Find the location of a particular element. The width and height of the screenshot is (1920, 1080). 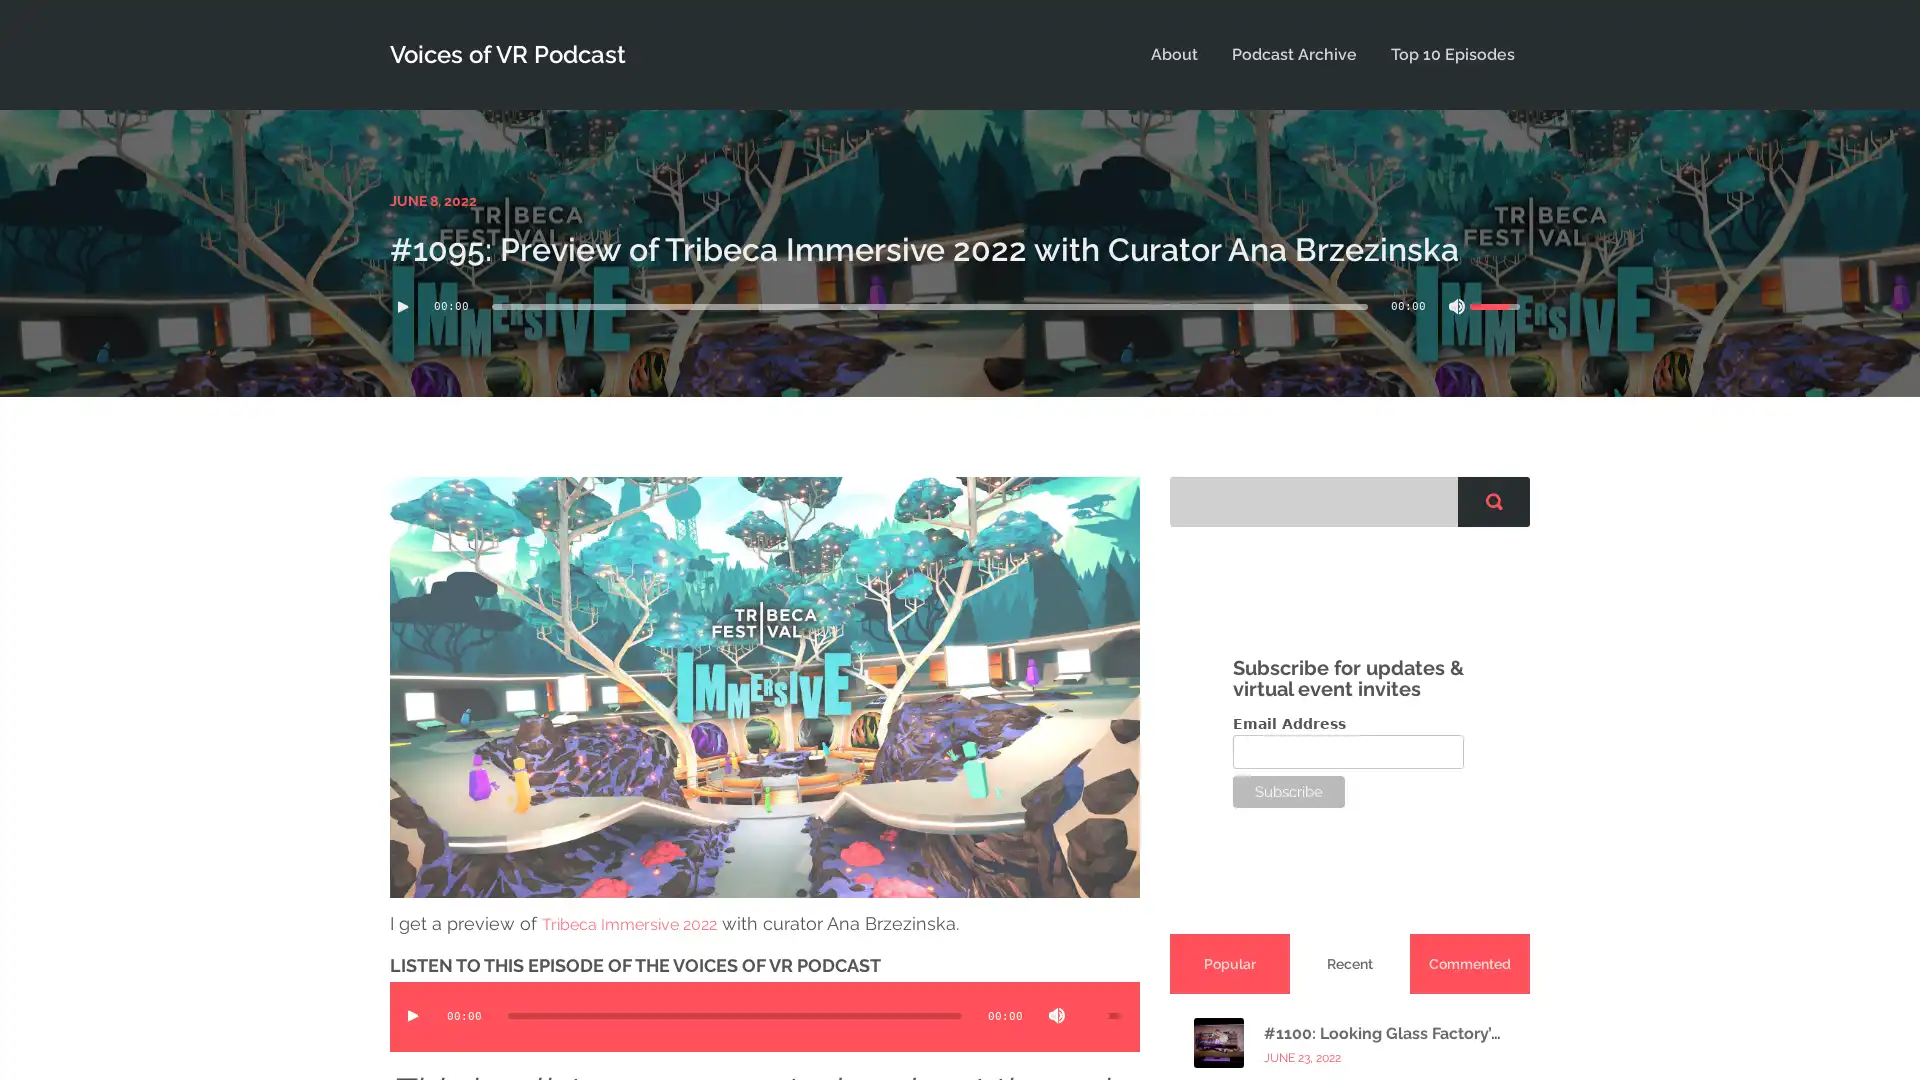

Mute Toggle is located at coordinates (1055, 1014).